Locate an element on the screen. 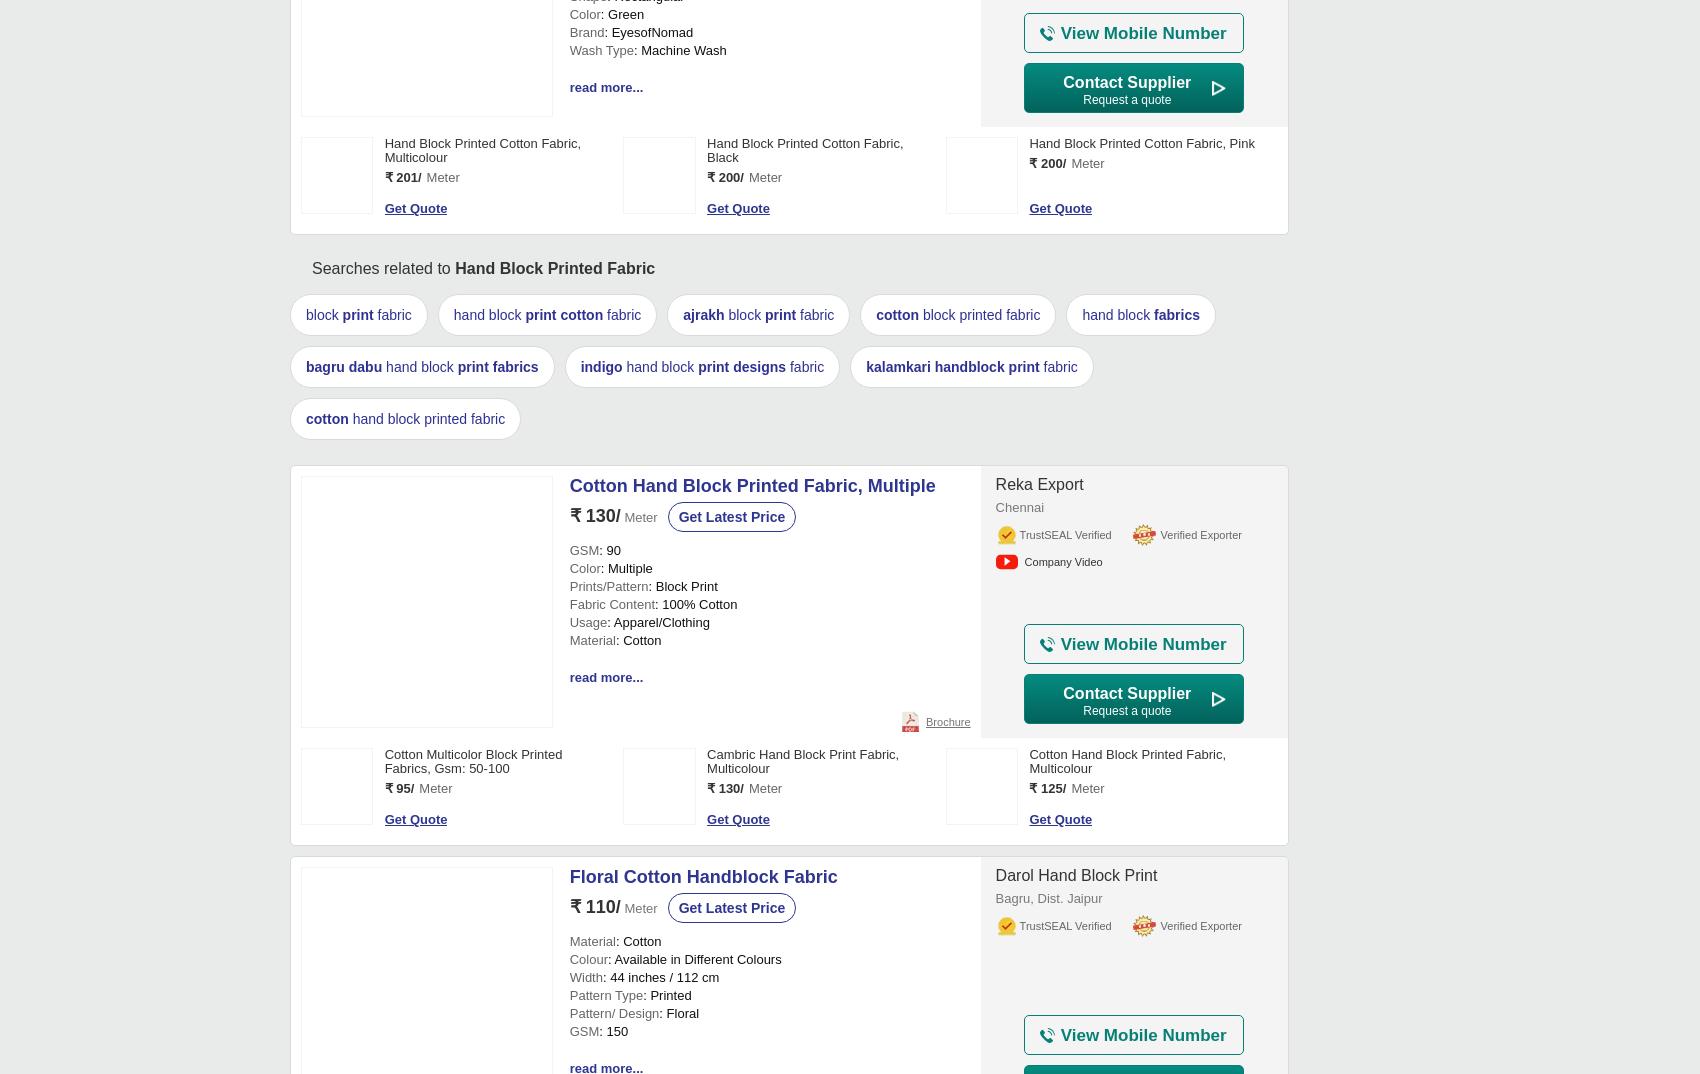 The height and width of the screenshot is (1074, 1700). 'hand block printed fabric' is located at coordinates (426, 1032).